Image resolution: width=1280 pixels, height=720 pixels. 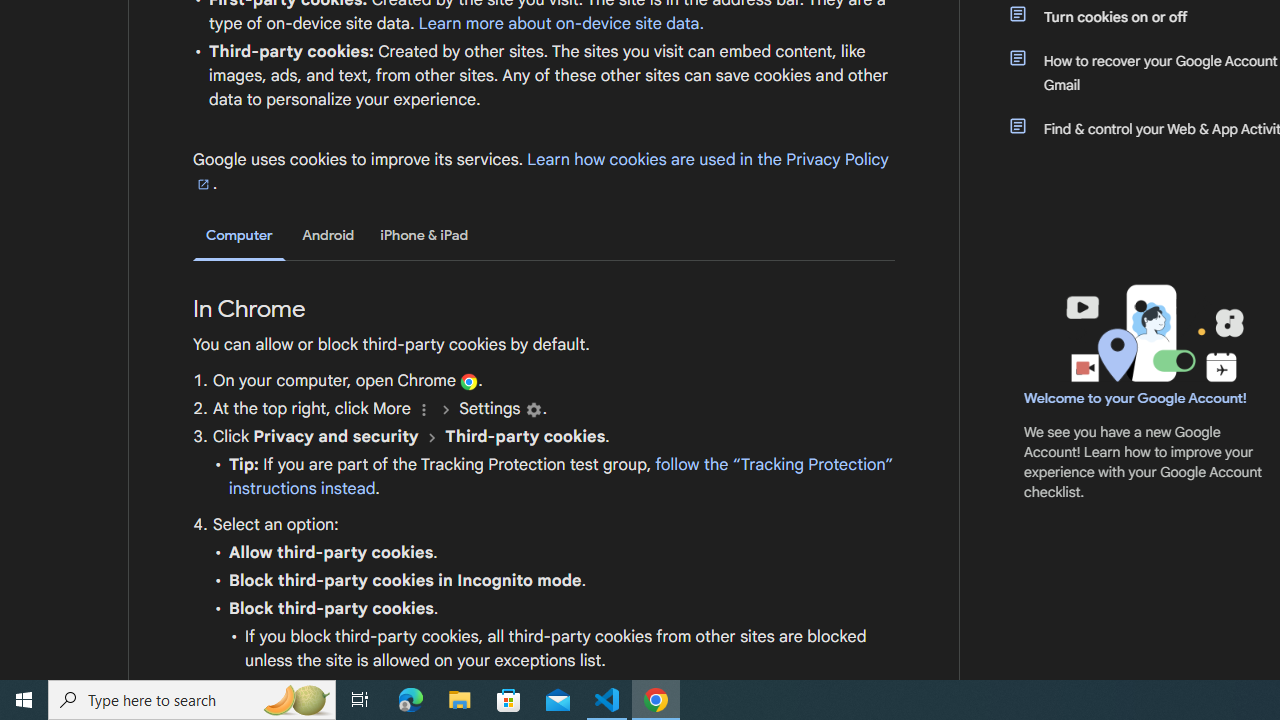 I want to click on 'Welcome to your Google Account!', so click(x=1135, y=397).